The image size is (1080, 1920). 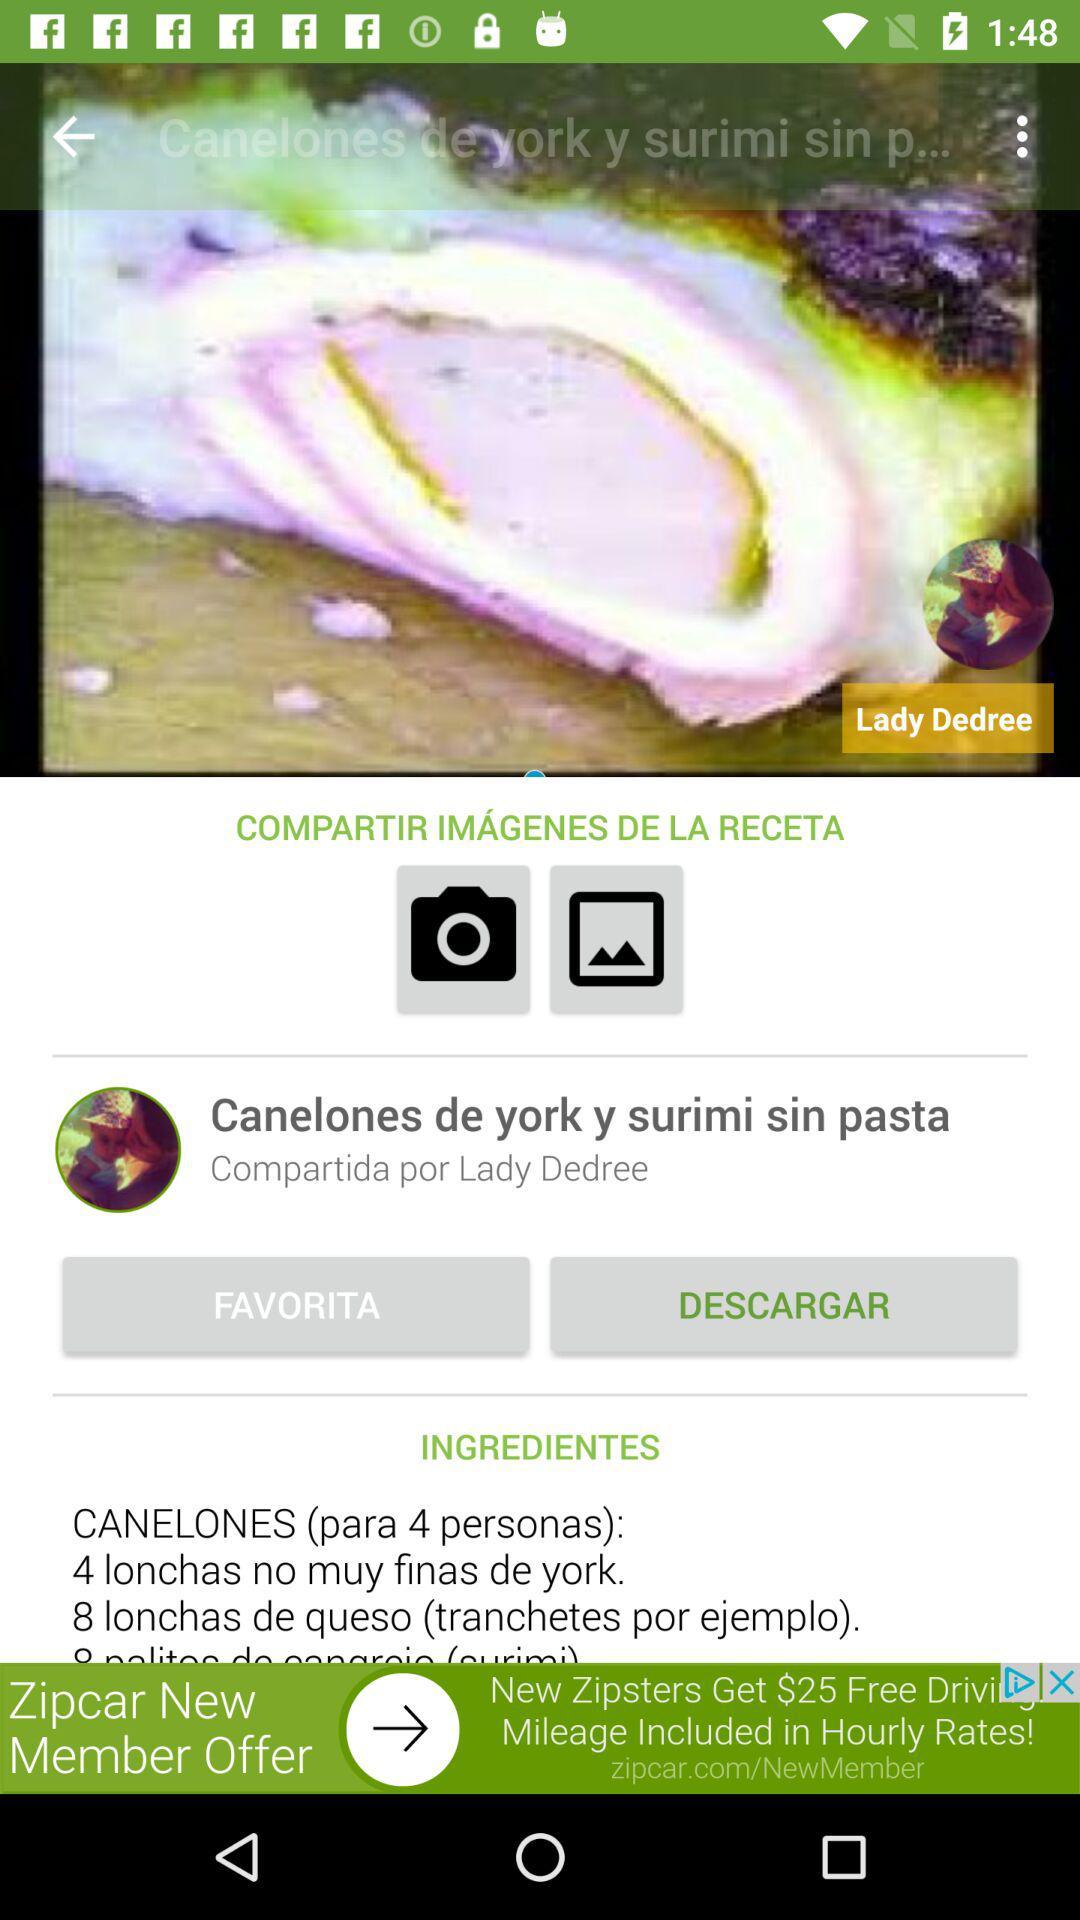 What do you see at coordinates (118, 1149) in the screenshot?
I see `the avatar icon` at bounding box center [118, 1149].